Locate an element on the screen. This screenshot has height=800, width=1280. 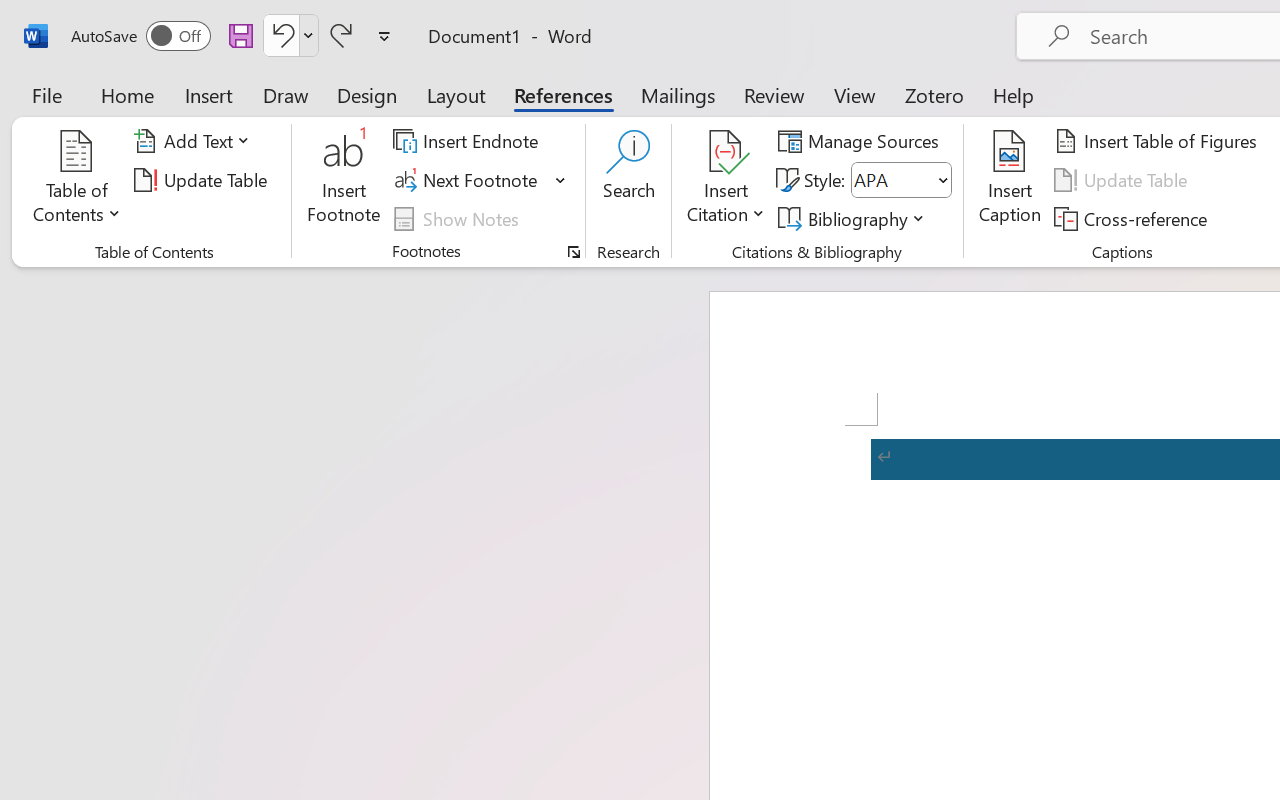
'Undo Apply Quick Style Set' is located at coordinates (289, 34).